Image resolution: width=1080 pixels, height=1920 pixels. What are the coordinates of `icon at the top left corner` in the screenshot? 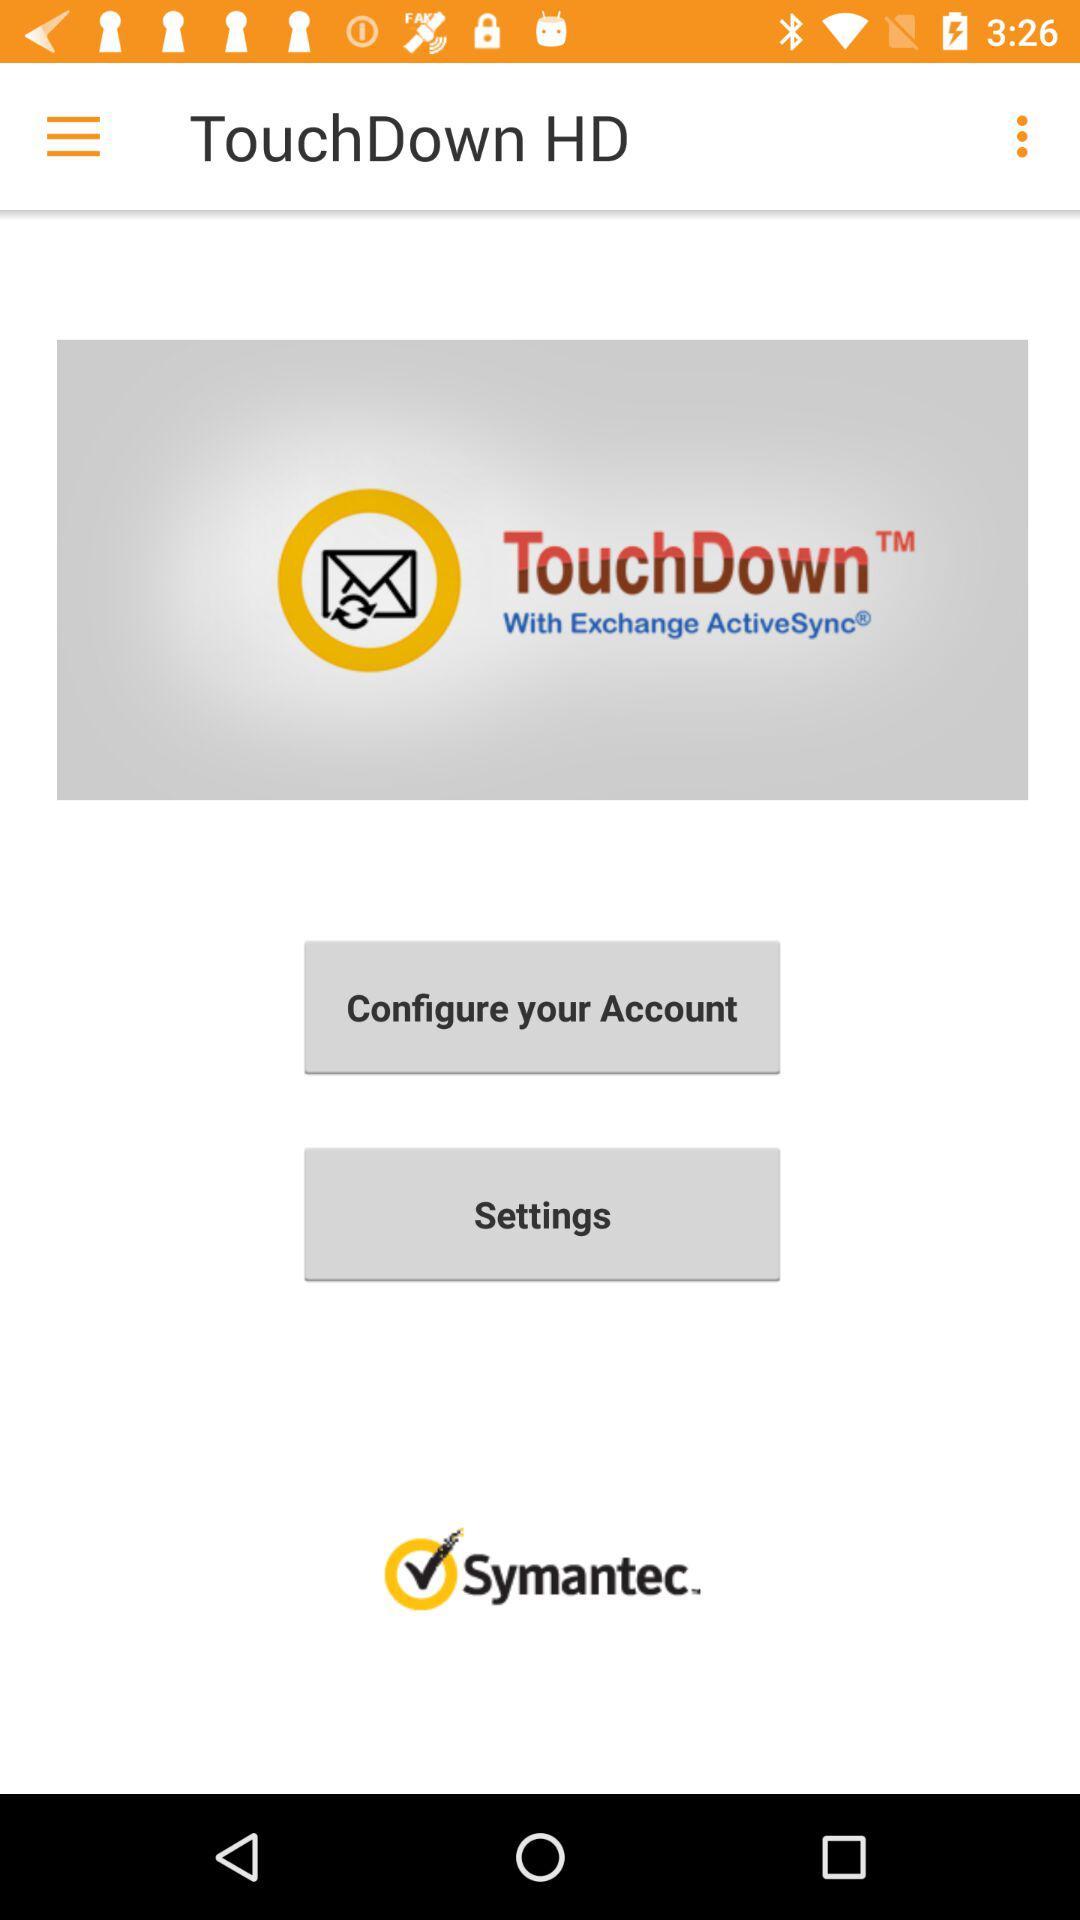 It's located at (72, 135).